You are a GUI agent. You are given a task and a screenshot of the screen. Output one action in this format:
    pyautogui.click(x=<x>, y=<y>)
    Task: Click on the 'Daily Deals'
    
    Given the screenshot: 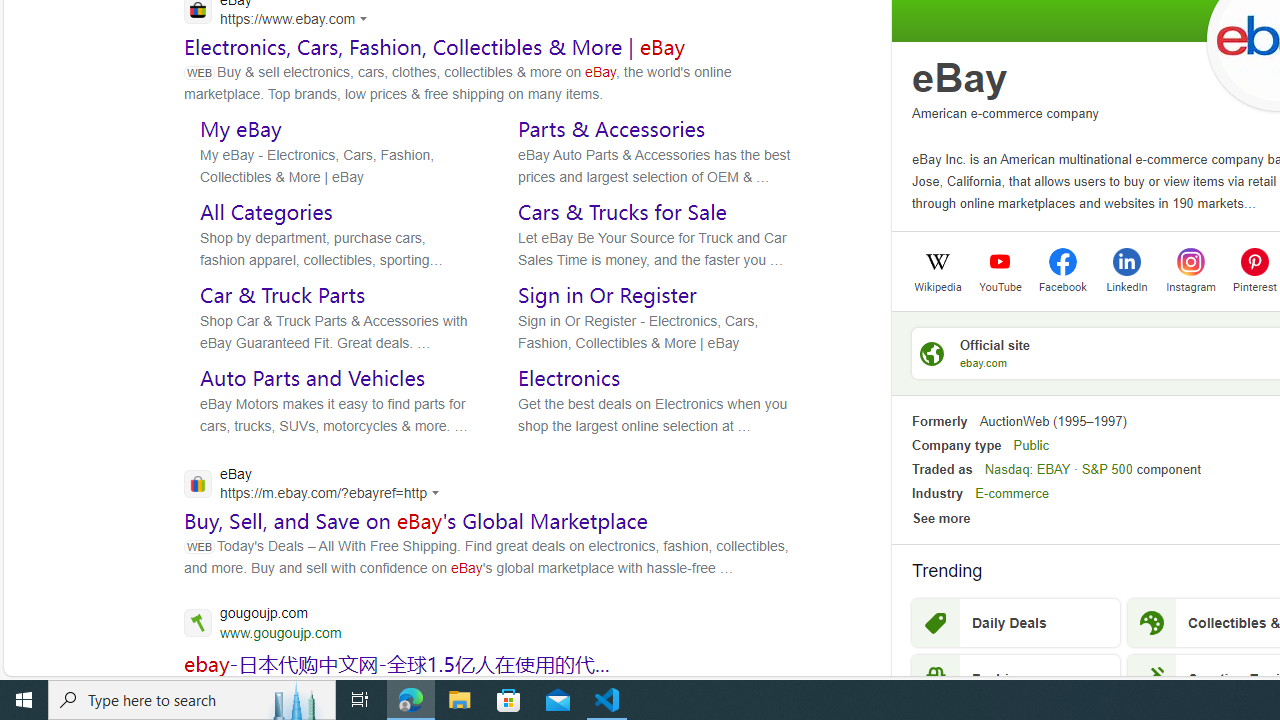 What is the action you would take?
    pyautogui.click(x=1015, y=622)
    